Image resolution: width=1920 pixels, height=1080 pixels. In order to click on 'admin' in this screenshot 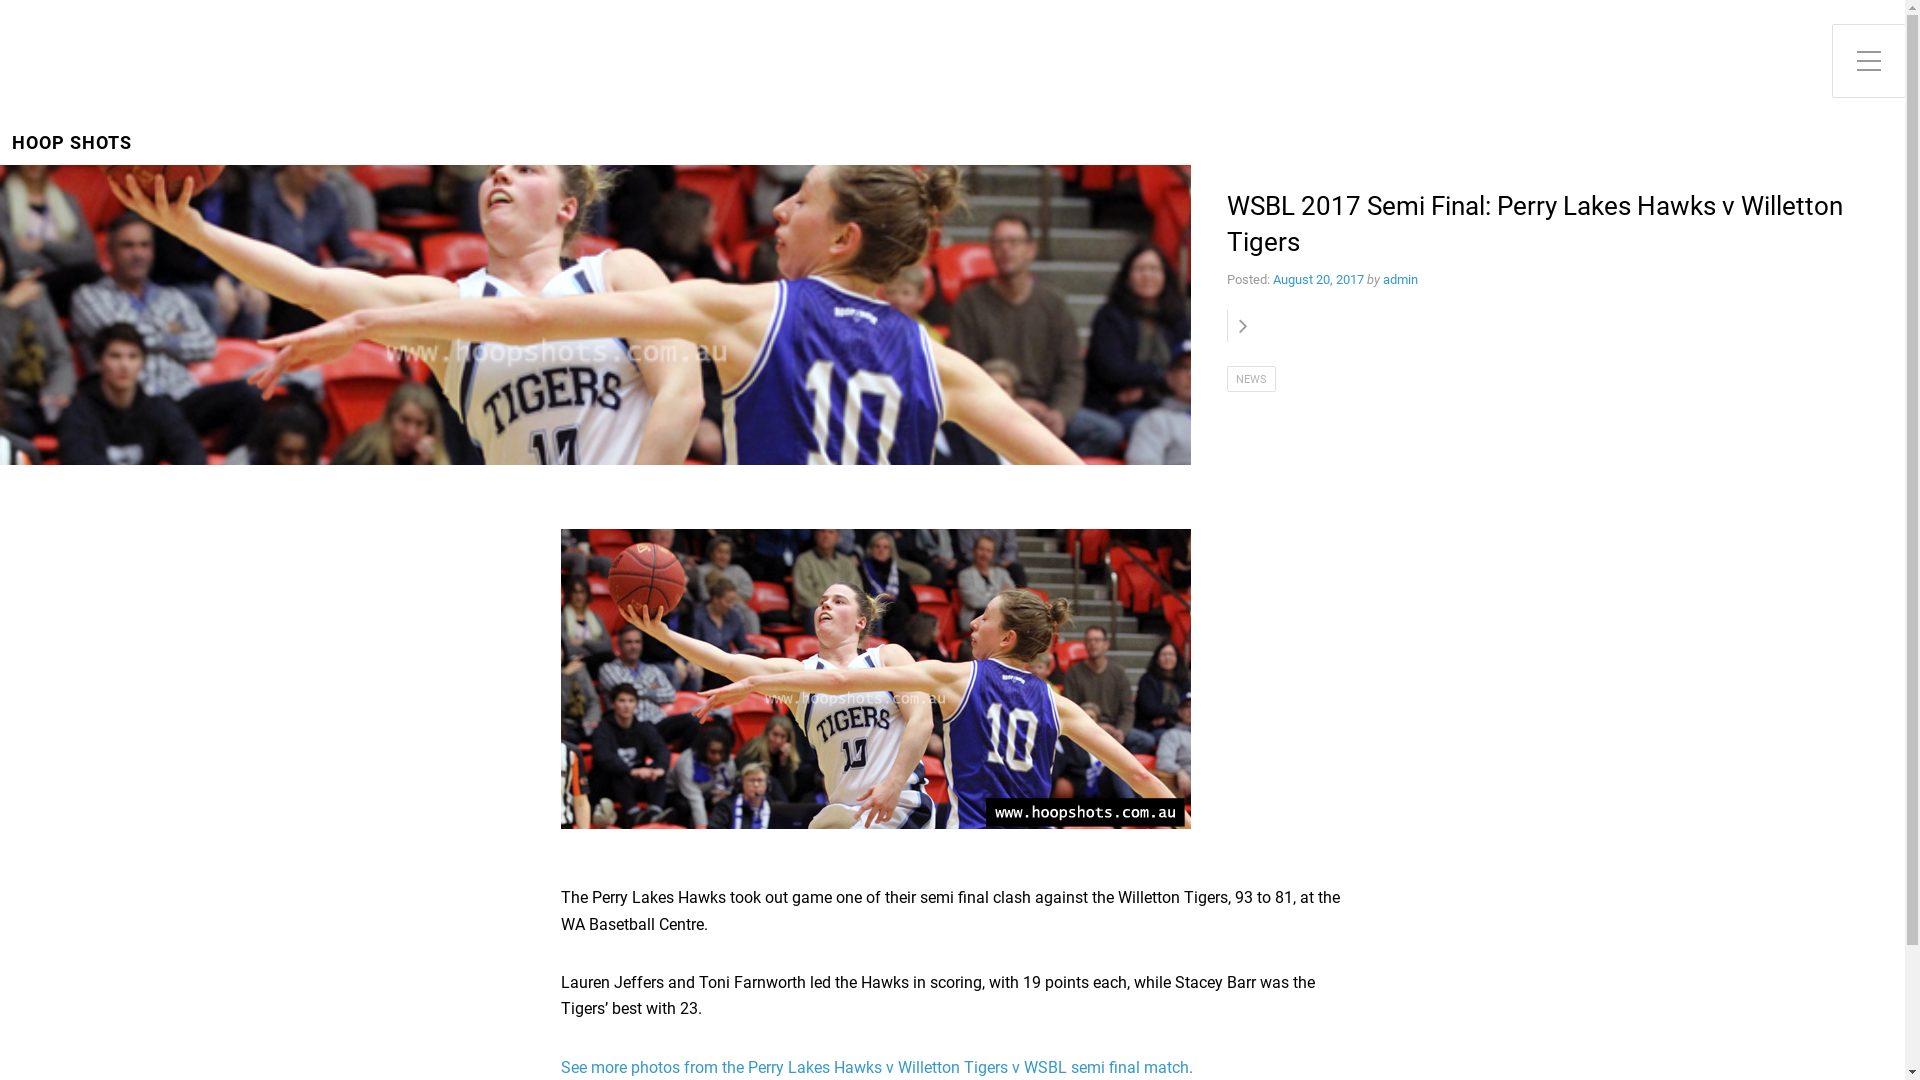, I will do `click(1399, 279)`.